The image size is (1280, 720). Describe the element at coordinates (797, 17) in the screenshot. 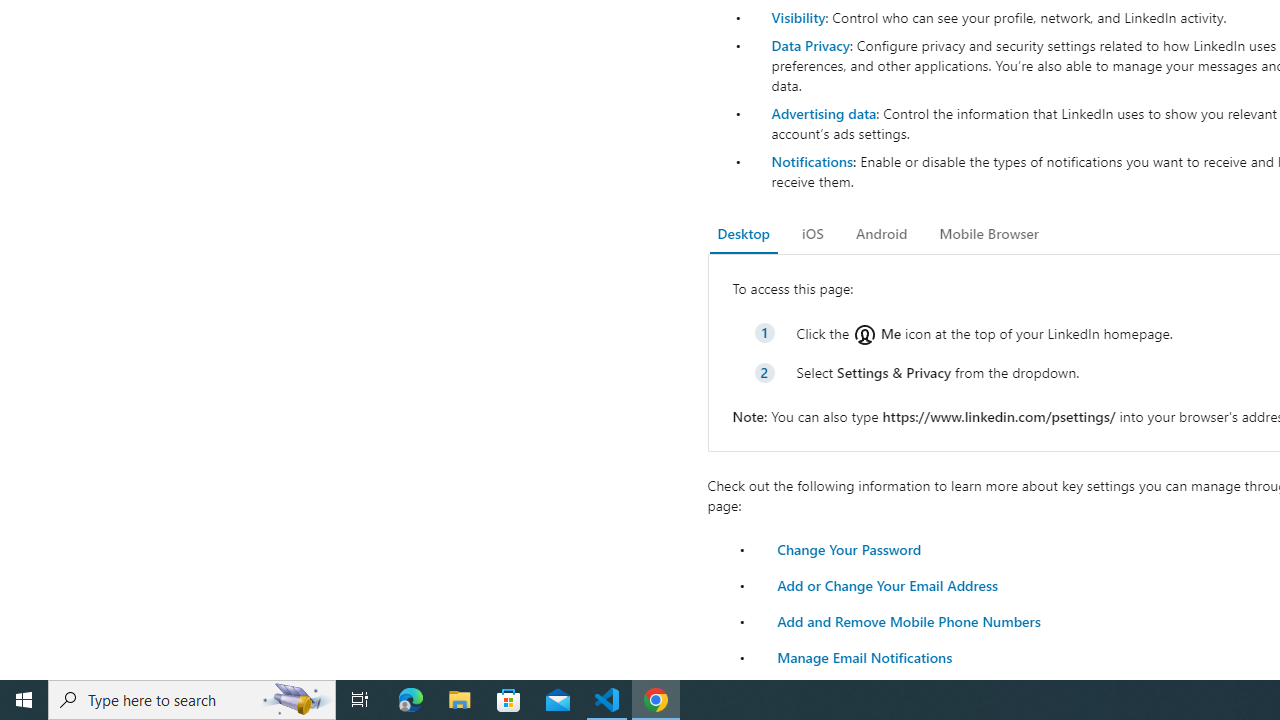

I see `'Visibility'` at that location.